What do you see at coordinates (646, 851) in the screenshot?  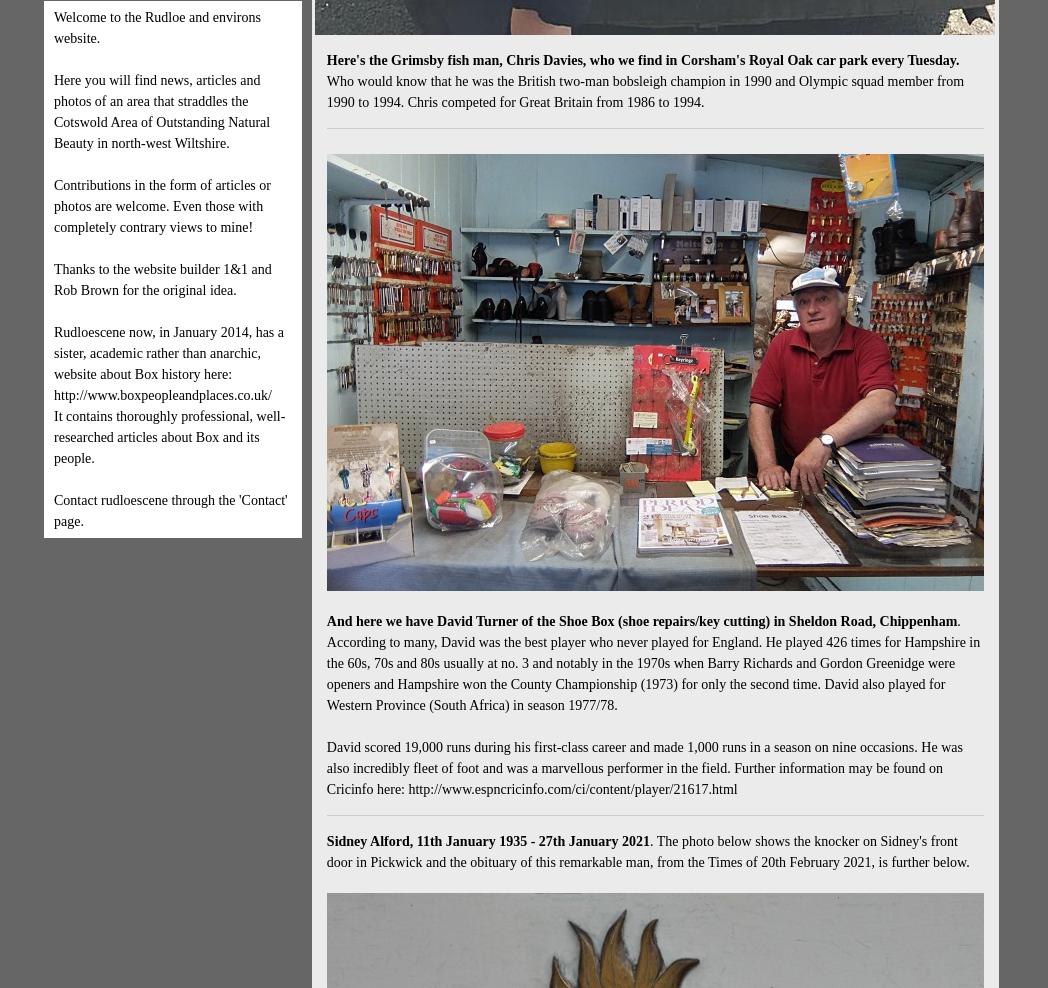 I see `'. The photo below shows the knocker on Sidney's front door in Pickwick and the obituary of this remarkable man, from the Times
of 20th February 2021, is further below.'` at bounding box center [646, 851].